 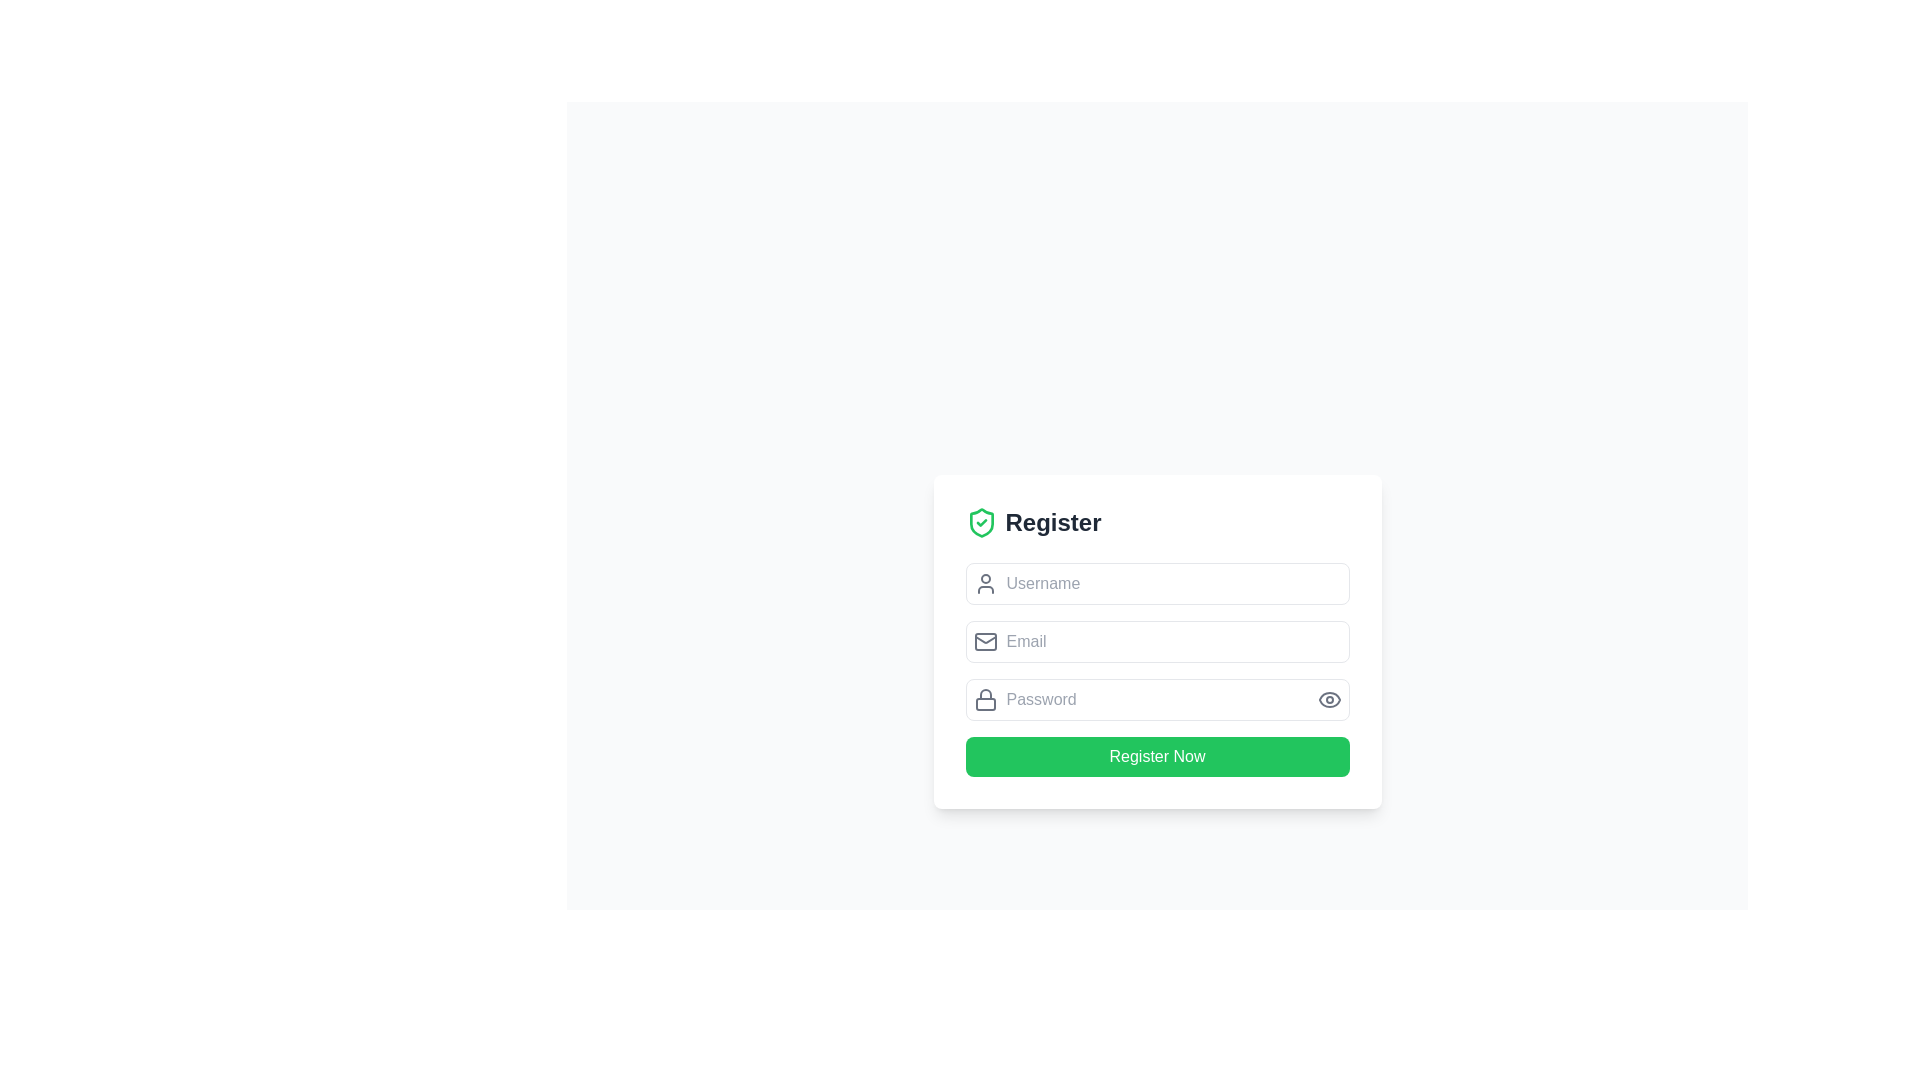 I want to click on the visibility toggle button located at the right end of the password input field, so click(x=1329, y=698).